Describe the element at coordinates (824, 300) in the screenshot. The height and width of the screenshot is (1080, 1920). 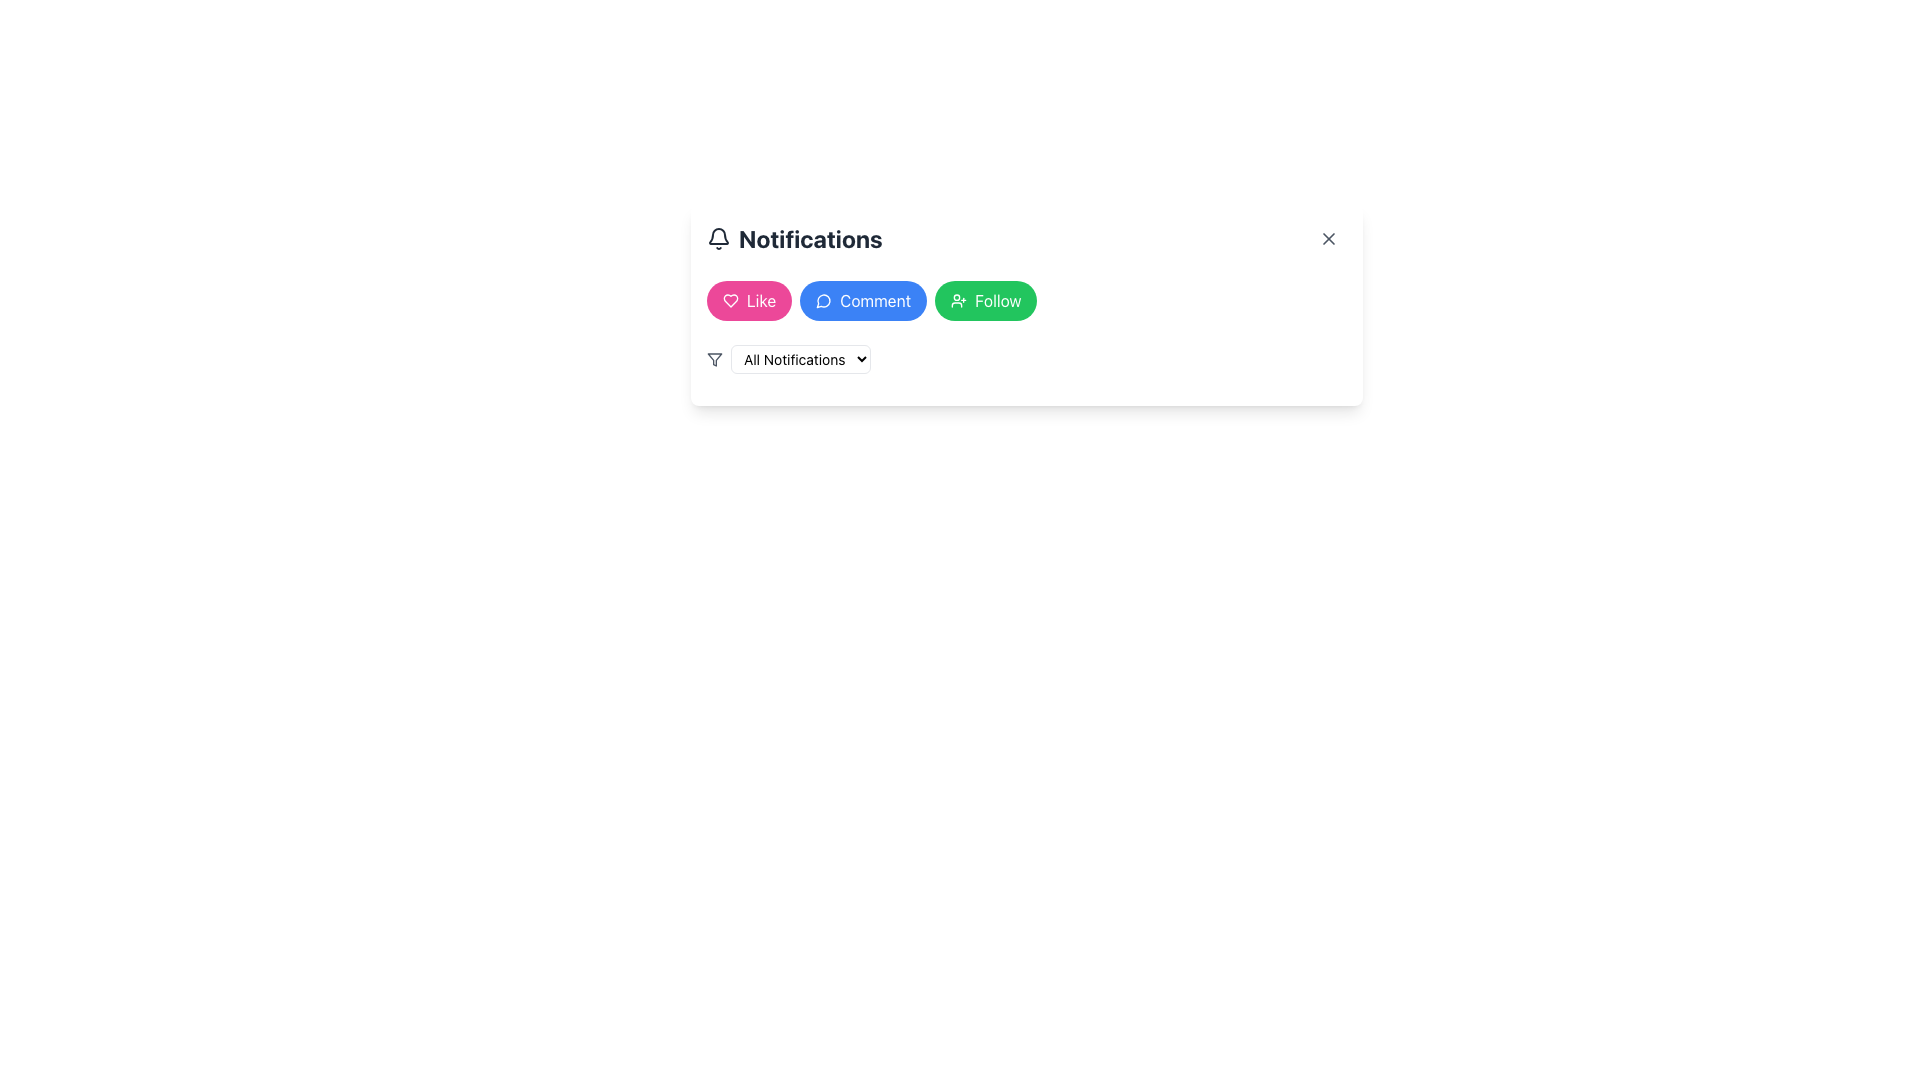
I see `the blue button labeled 'Comment' which contains the comment icon, located in the notification panel among the buttons 'Like', 'Comment', and 'Follow'` at that location.